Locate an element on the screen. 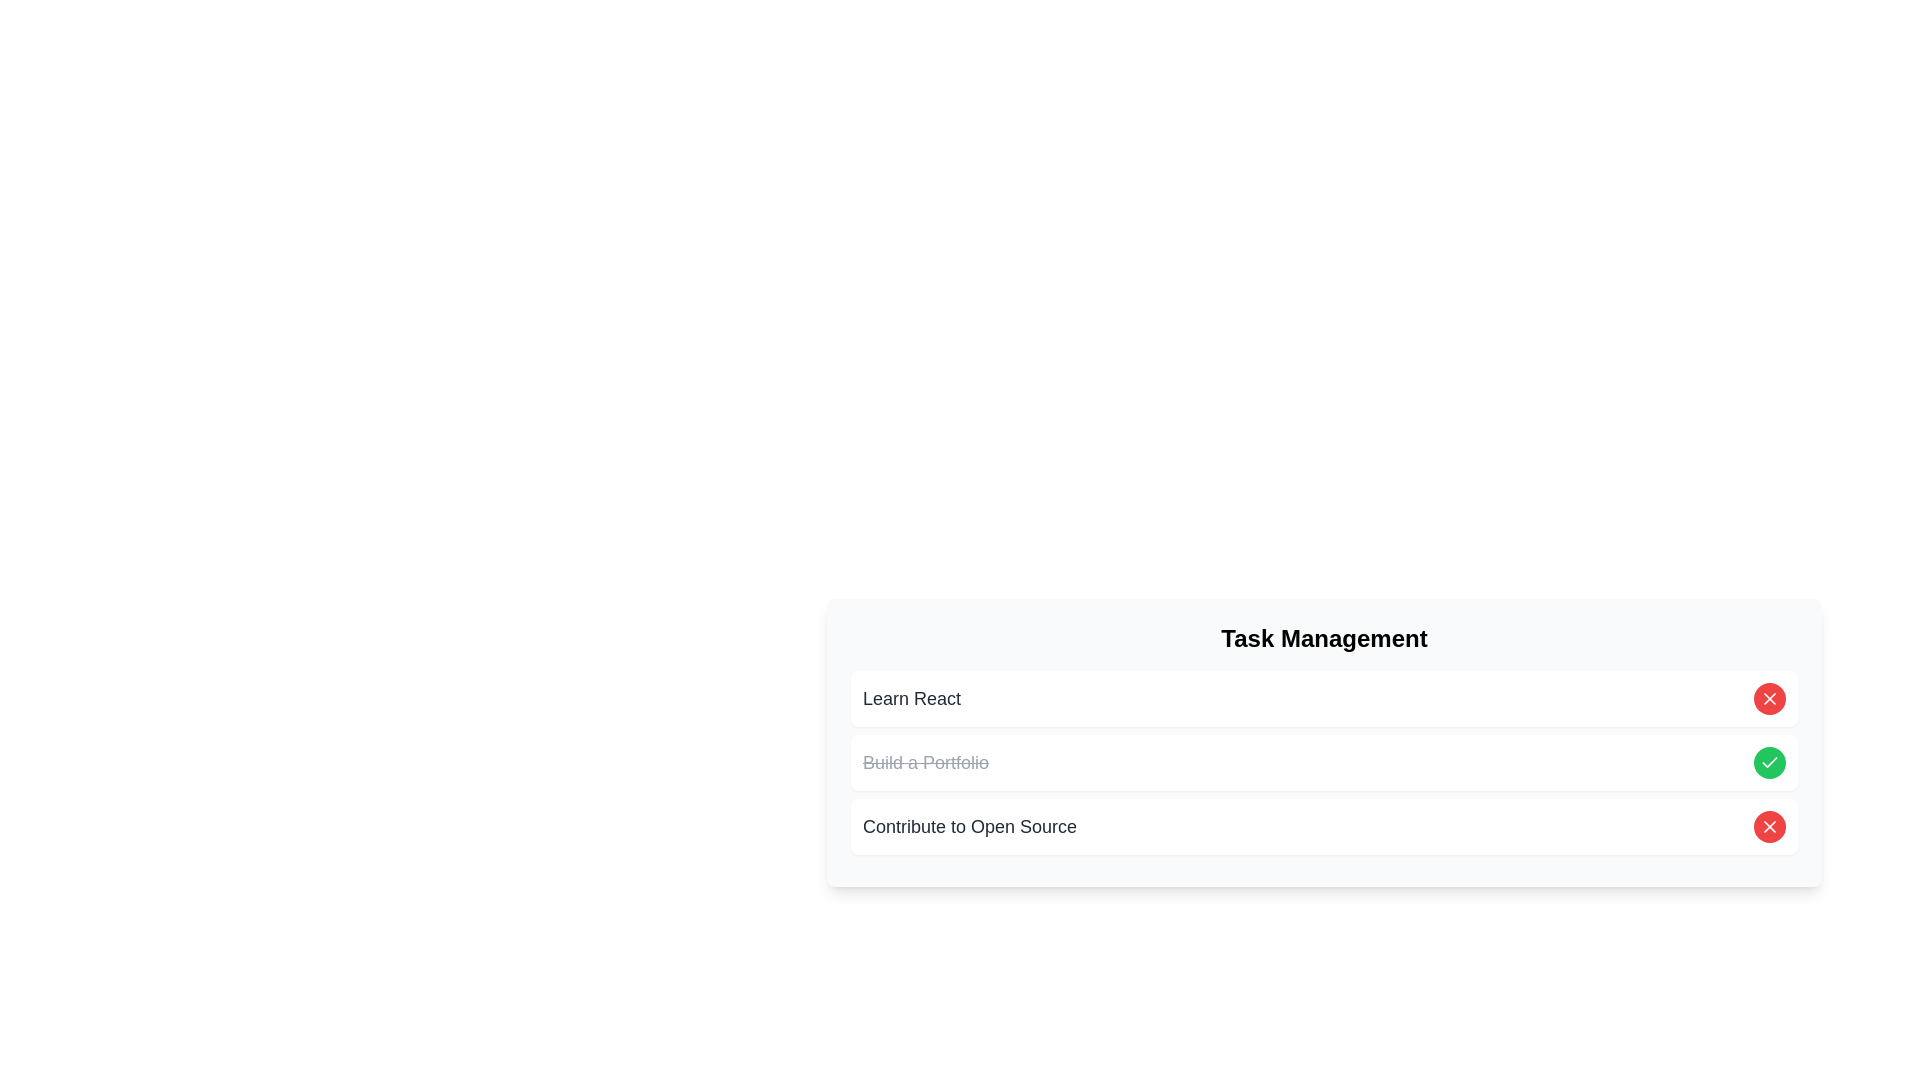 The image size is (1920, 1080). the completion indicator icon for the 'Build a Portfolio' task, located in the rightmost position of the second row within the task list is located at coordinates (1770, 763).